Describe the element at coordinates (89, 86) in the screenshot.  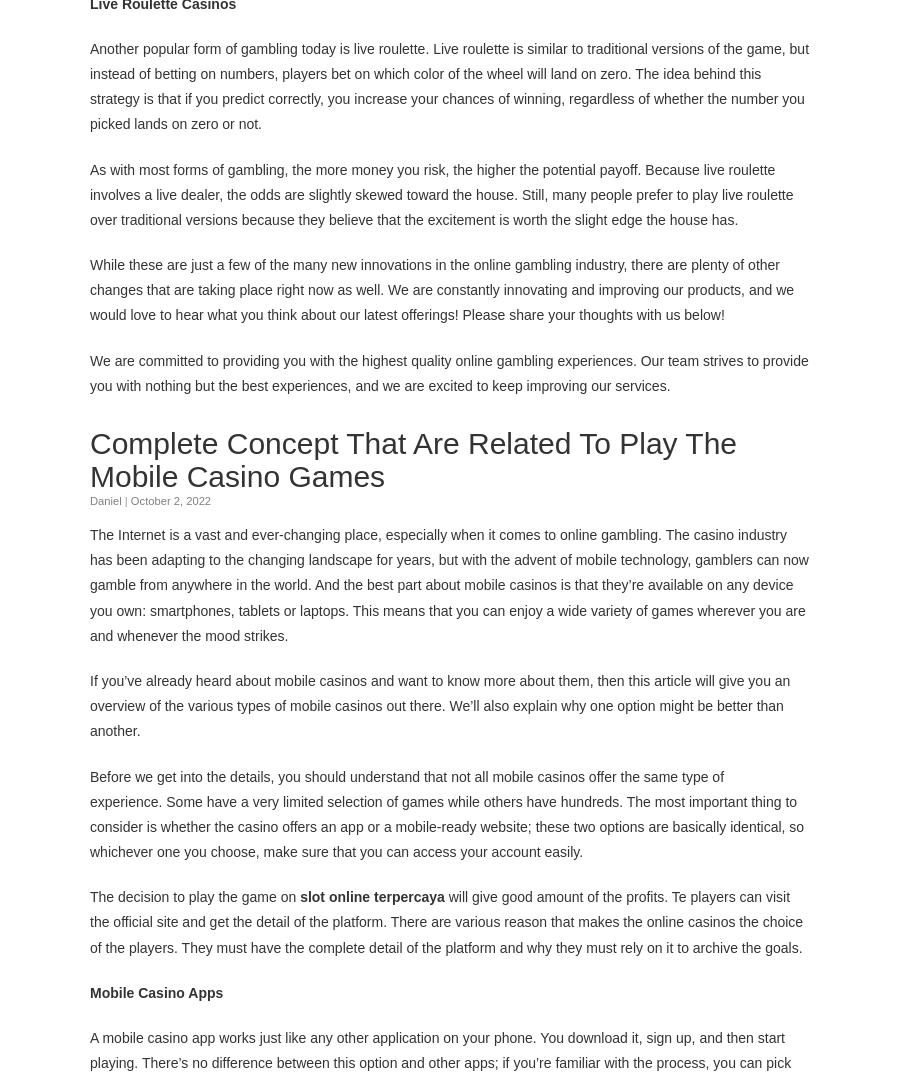
I see `'Another popular form of gambling today is live roulette. Live roulette is similar to traditional versions of the game, but instead of betting on numbers, players bet on which color of the wheel will land on zero. The idea behind this strategy is that if you predict correctly, you increase your chances of winning, regardless of whether the number you picked lands on zero or not.'` at that location.